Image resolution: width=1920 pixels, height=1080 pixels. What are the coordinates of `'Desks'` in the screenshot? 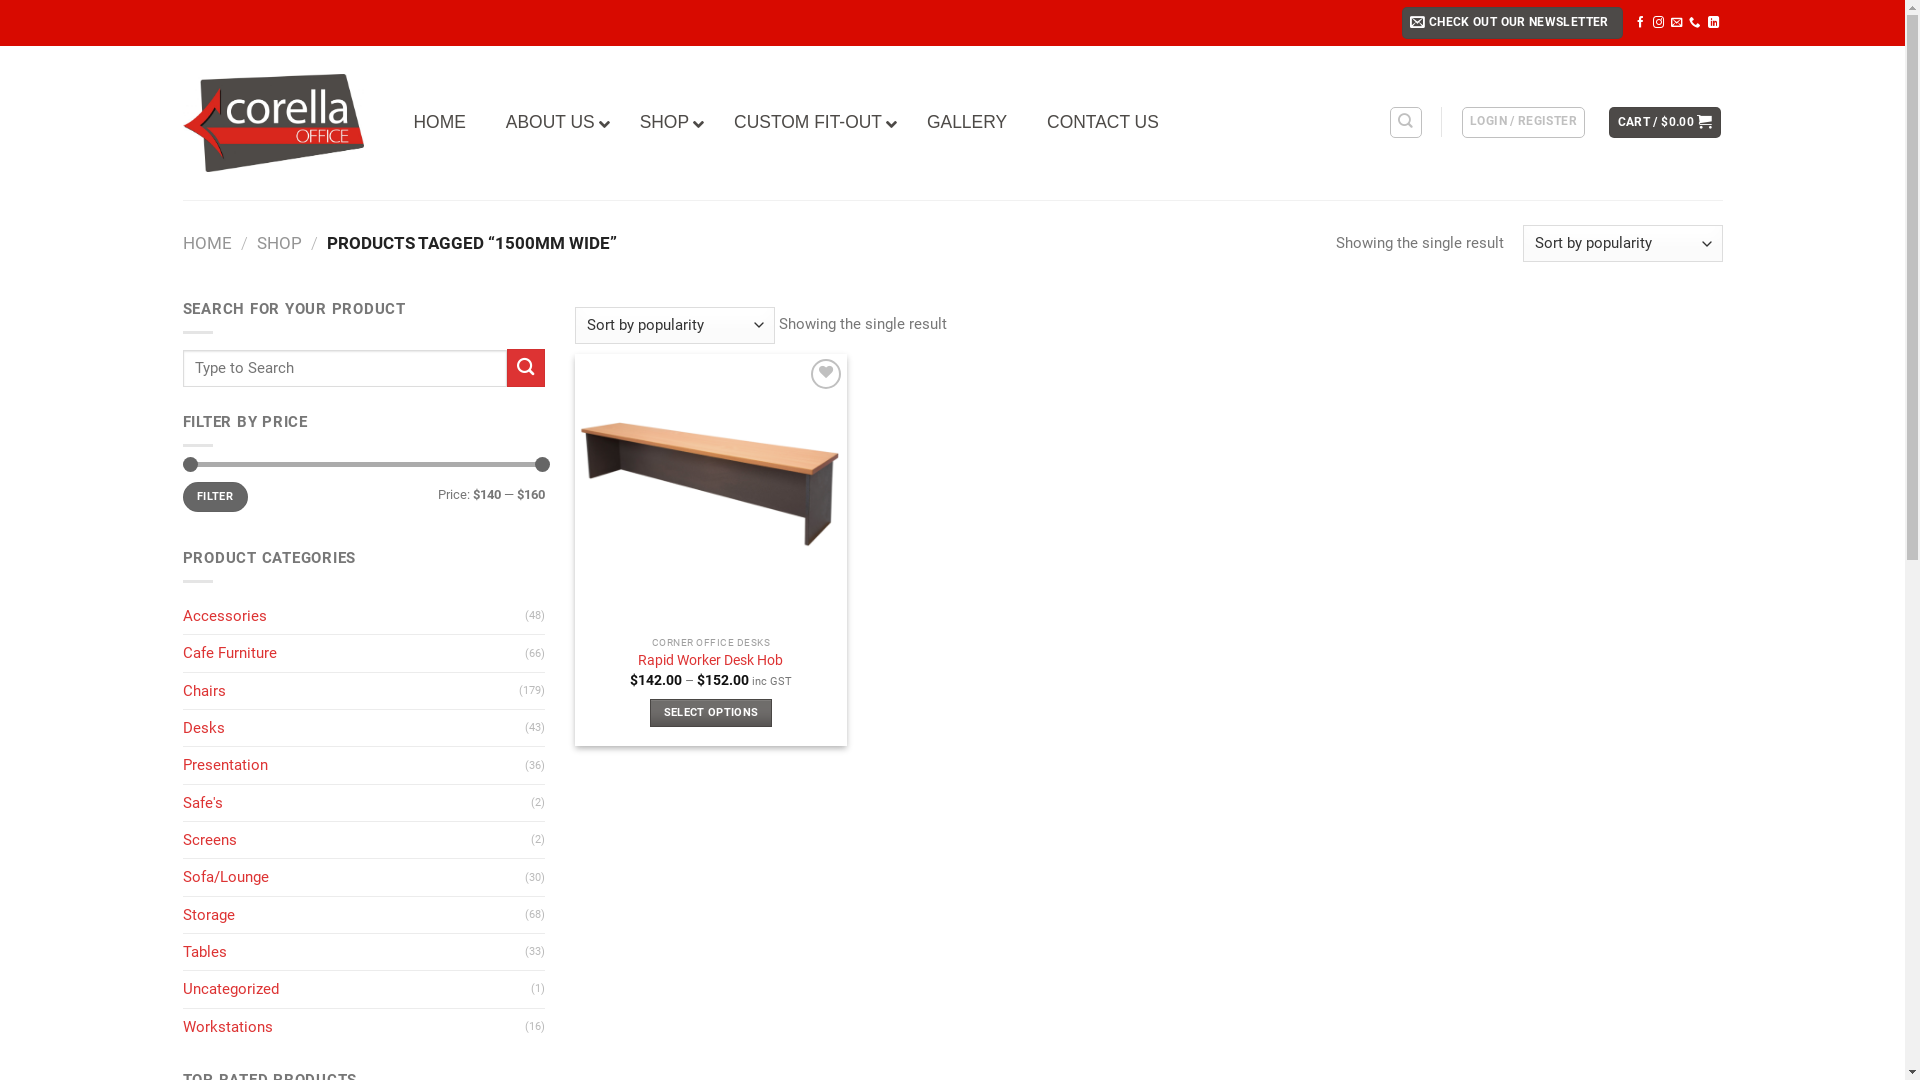 It's located at (353, 728).